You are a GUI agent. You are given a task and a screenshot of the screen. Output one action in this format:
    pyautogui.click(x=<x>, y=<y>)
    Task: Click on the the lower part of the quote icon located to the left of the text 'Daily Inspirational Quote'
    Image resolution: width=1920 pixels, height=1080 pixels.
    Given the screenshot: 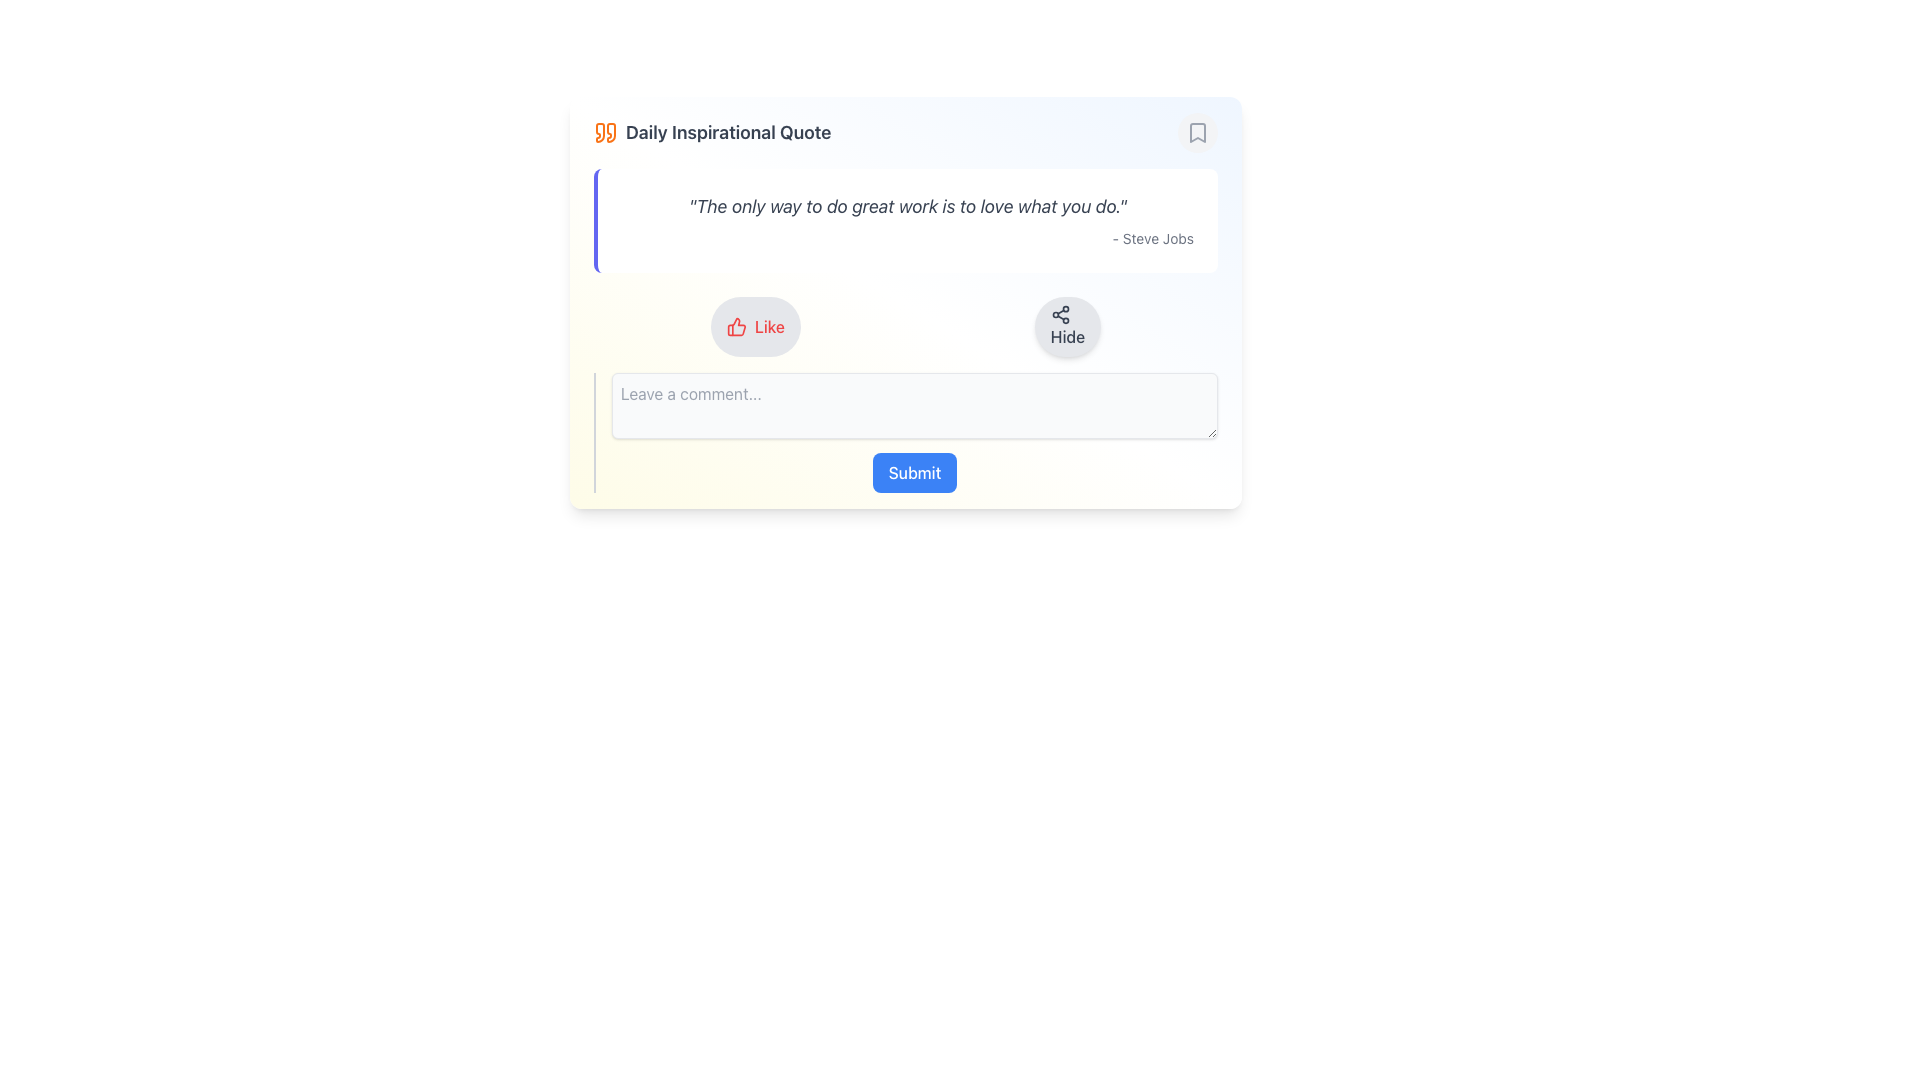 What is the action you would take?
    pyautogui.click(x=599, y=132)
    